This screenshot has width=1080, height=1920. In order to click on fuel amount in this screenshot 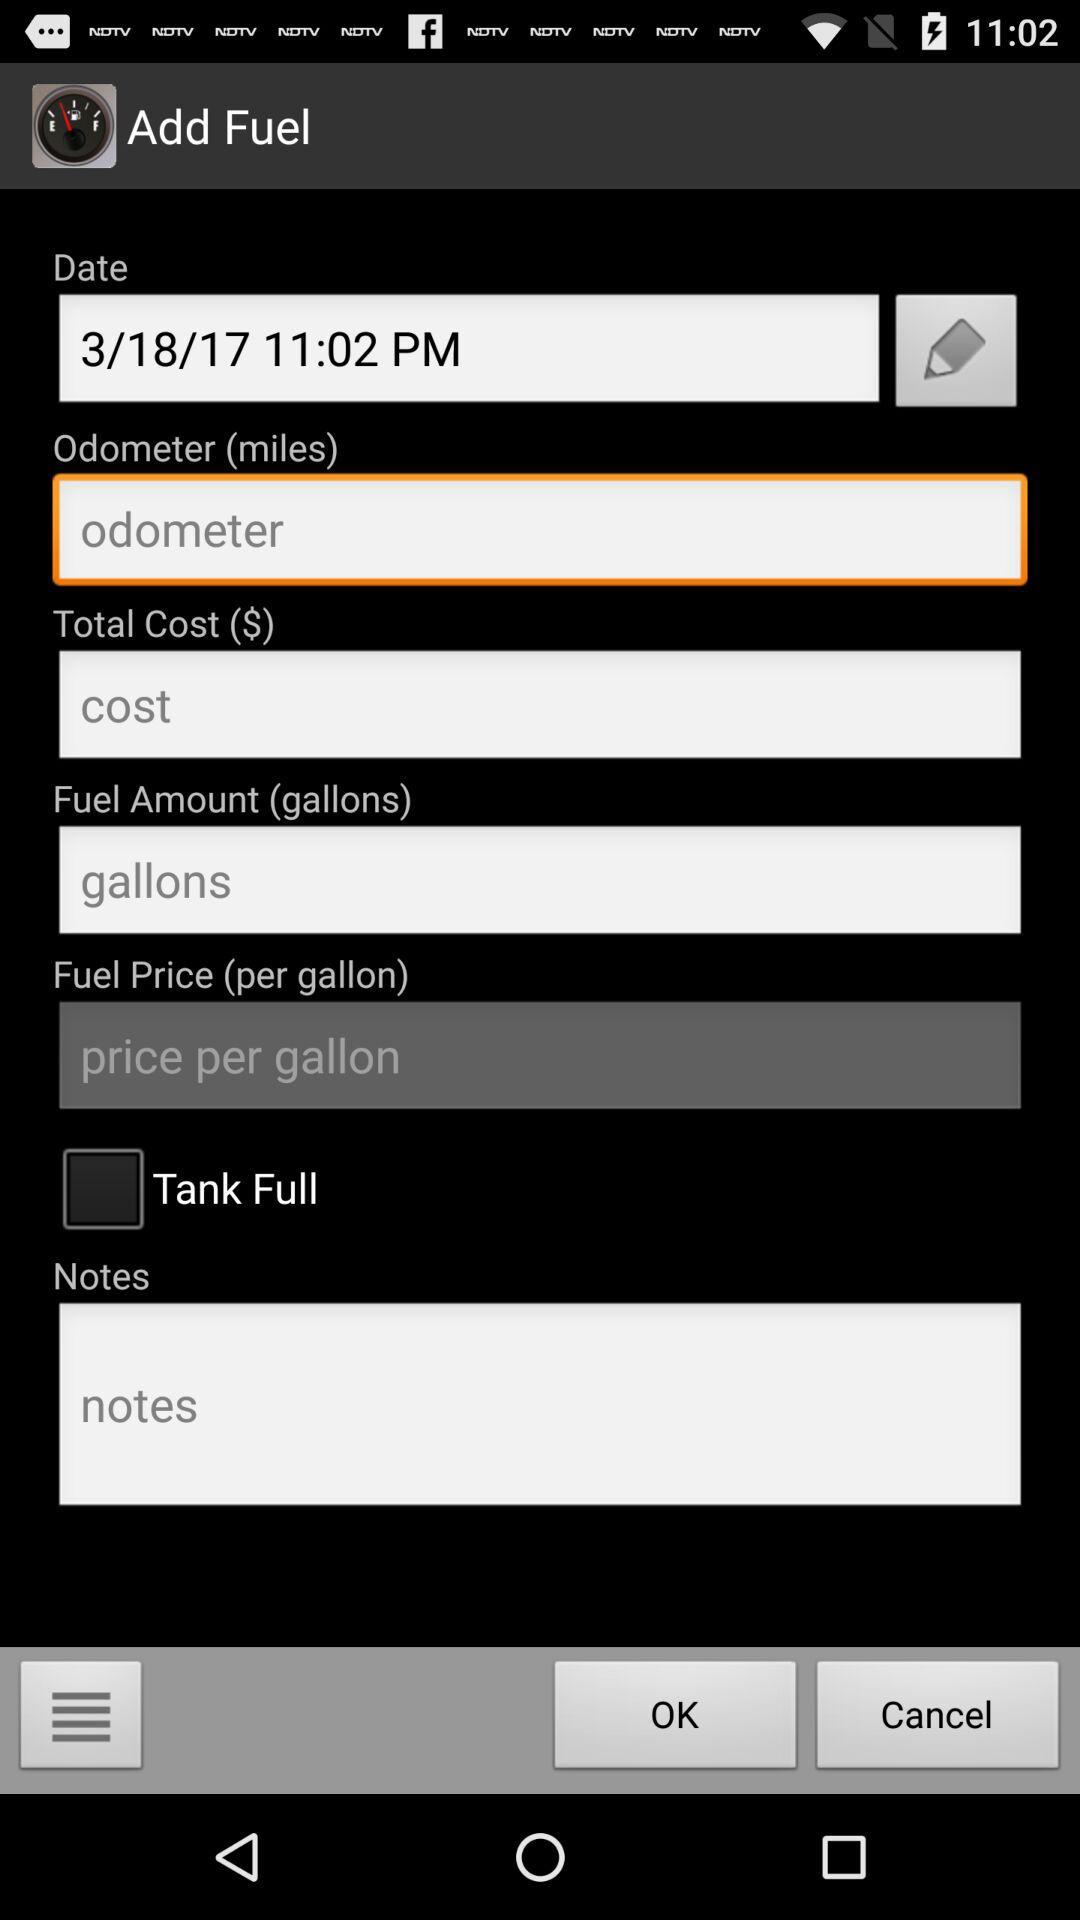, I will do `click(540, 884)`.